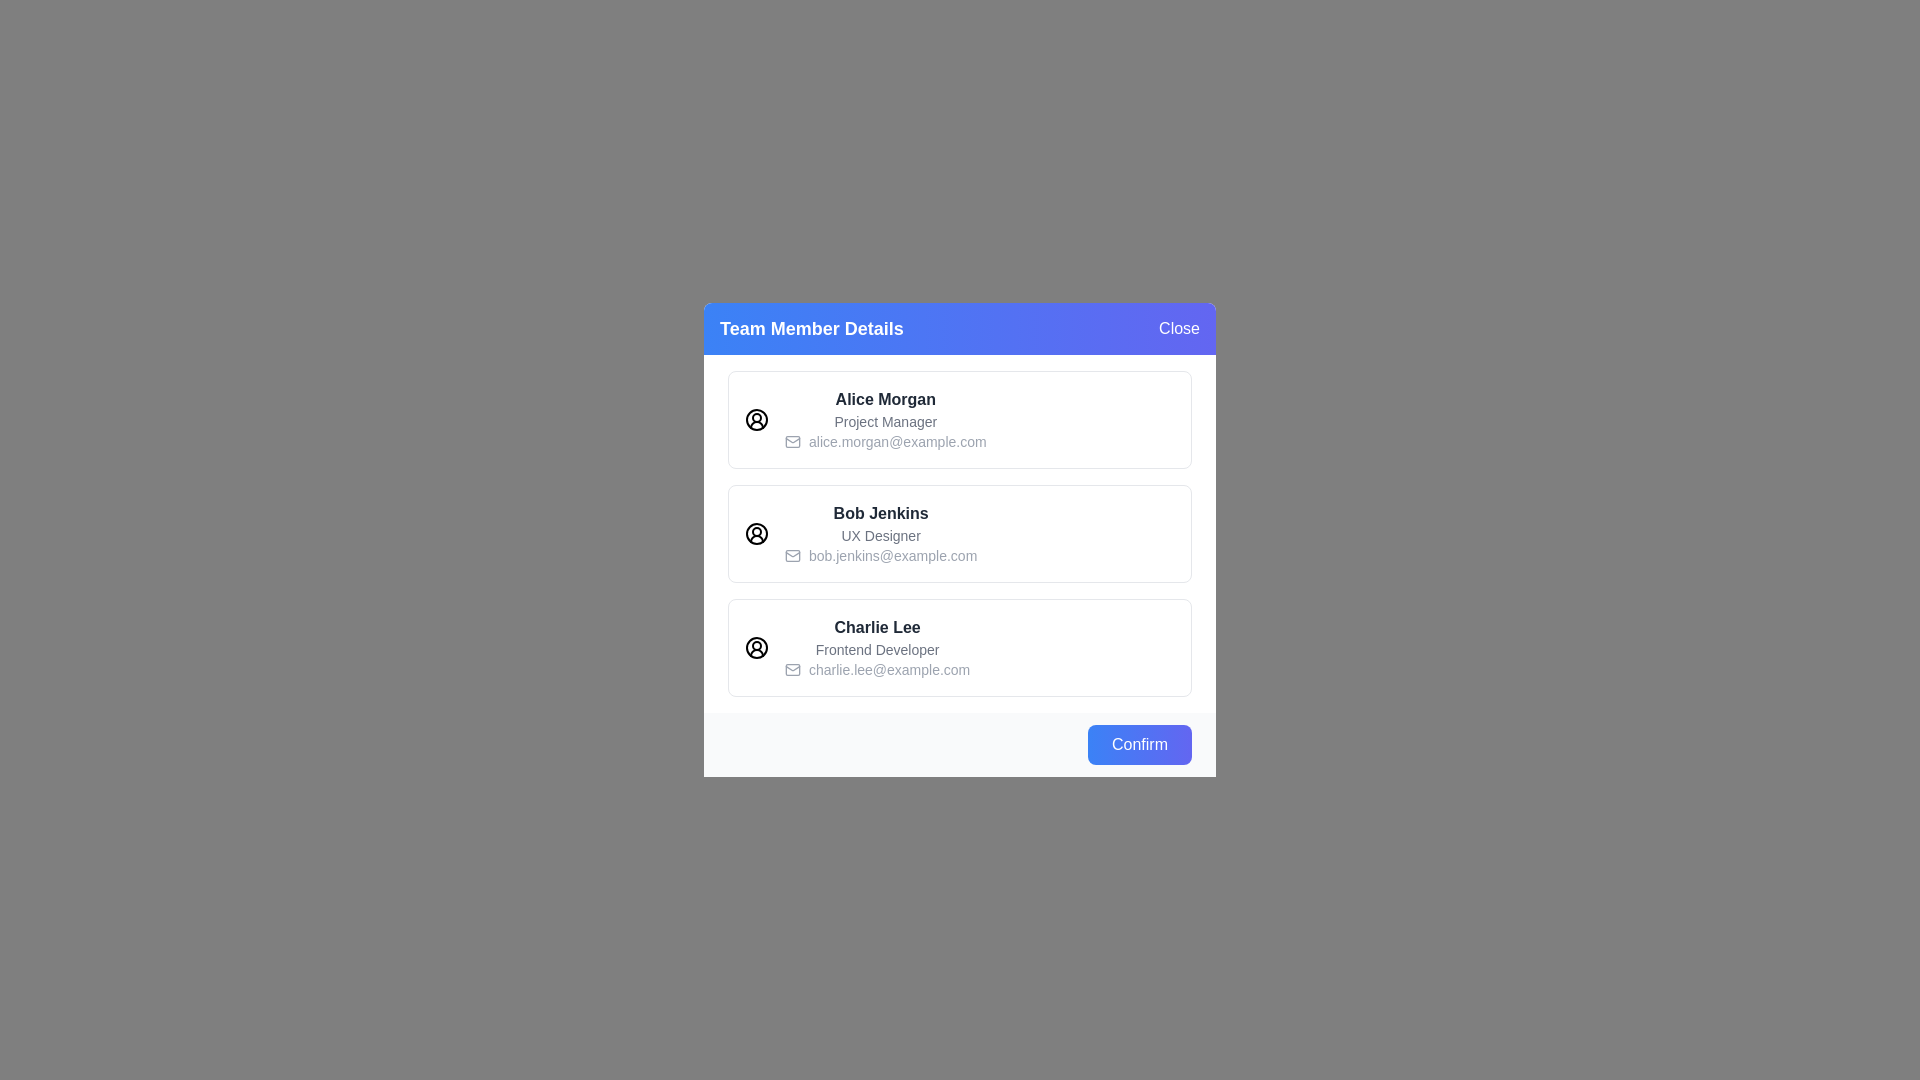  I want to click on the text label displaying 'Alice Morgan', which is in bold and dark gray, located at the top of the team member's details section, so click(884, 400).